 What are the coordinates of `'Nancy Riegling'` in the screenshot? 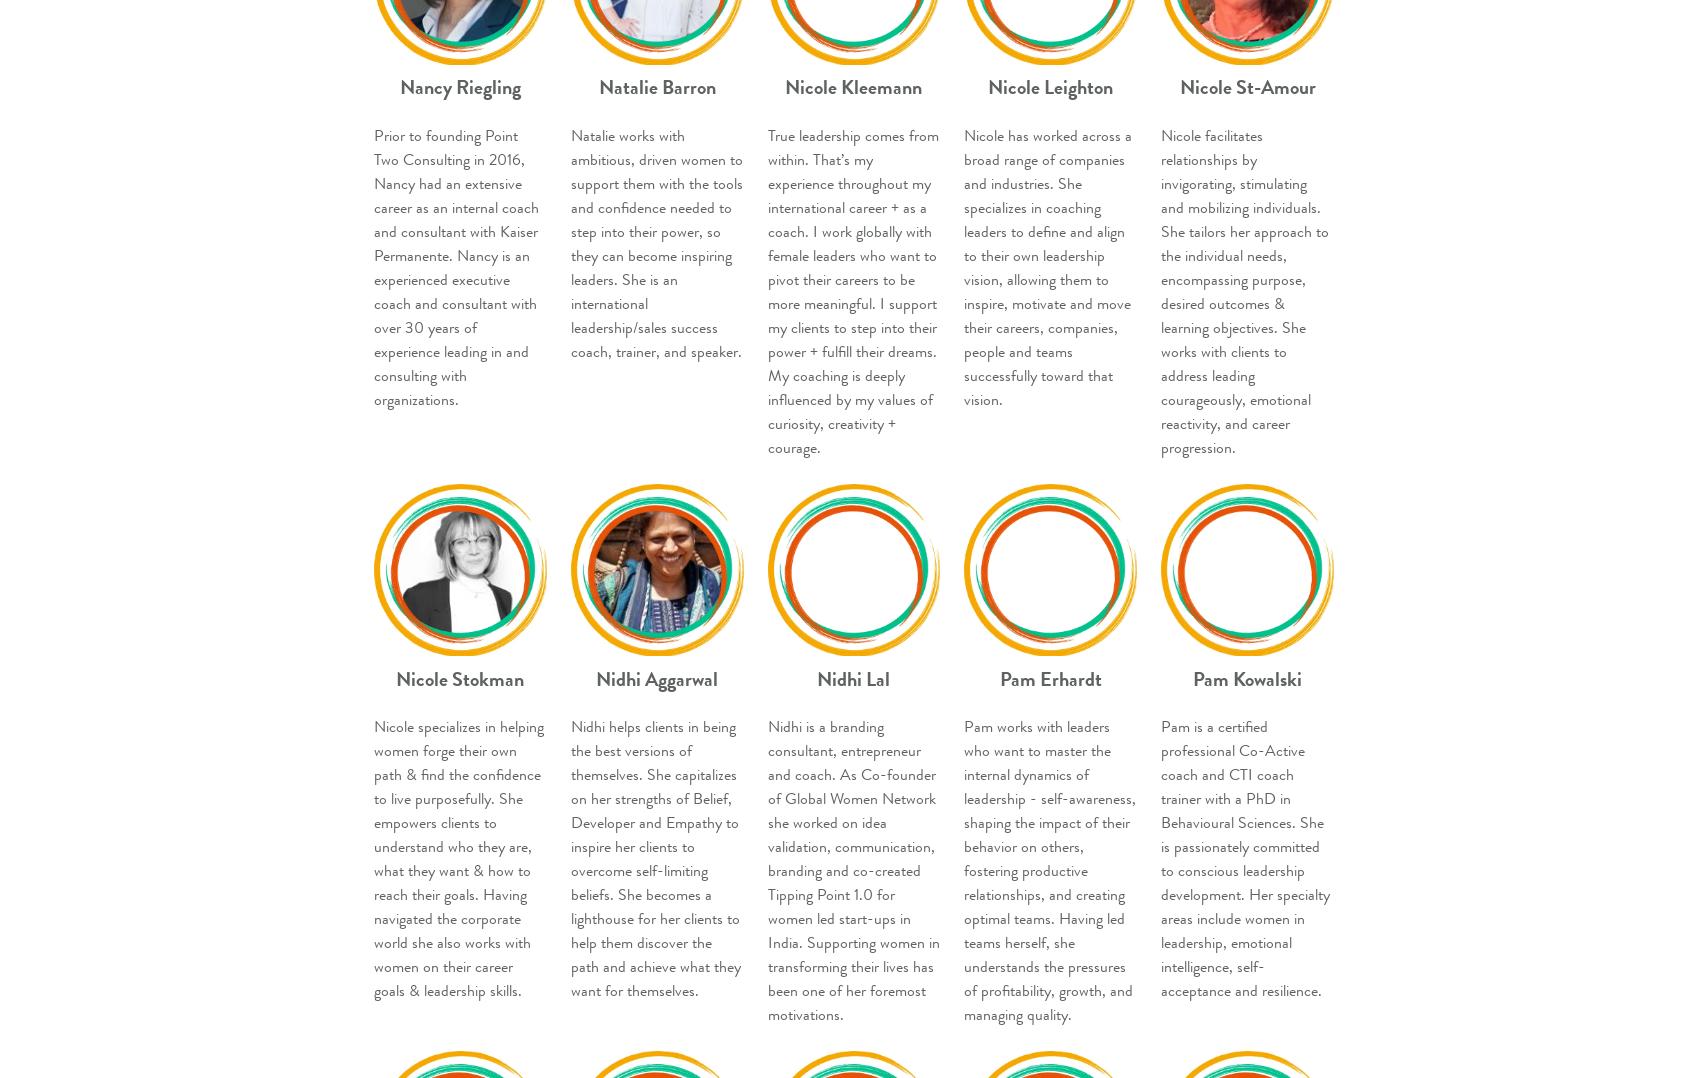 It's located at (459, 86).